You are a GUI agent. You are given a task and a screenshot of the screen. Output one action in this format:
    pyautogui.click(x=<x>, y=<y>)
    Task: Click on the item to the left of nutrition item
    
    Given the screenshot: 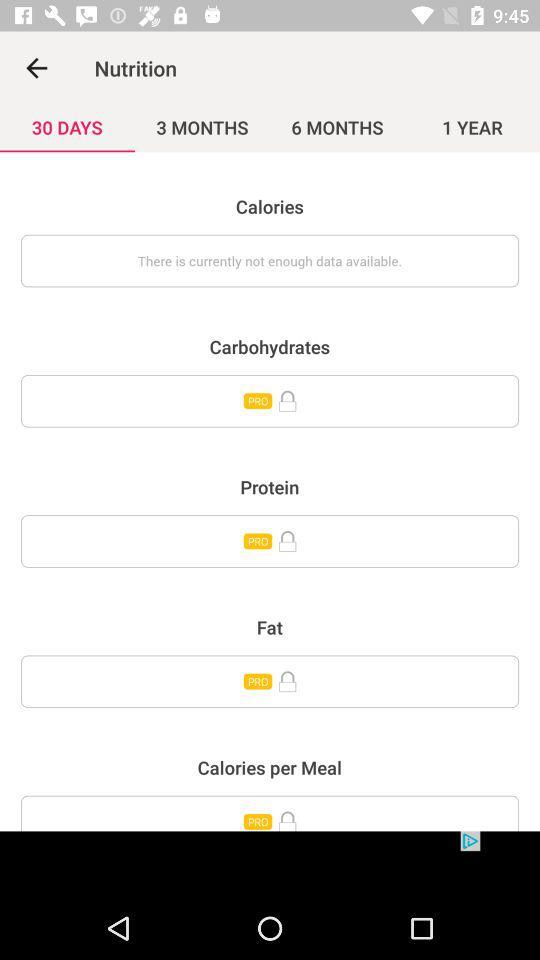 What is the action you would take?
    pyautogui.click(x=36, y=68)
    